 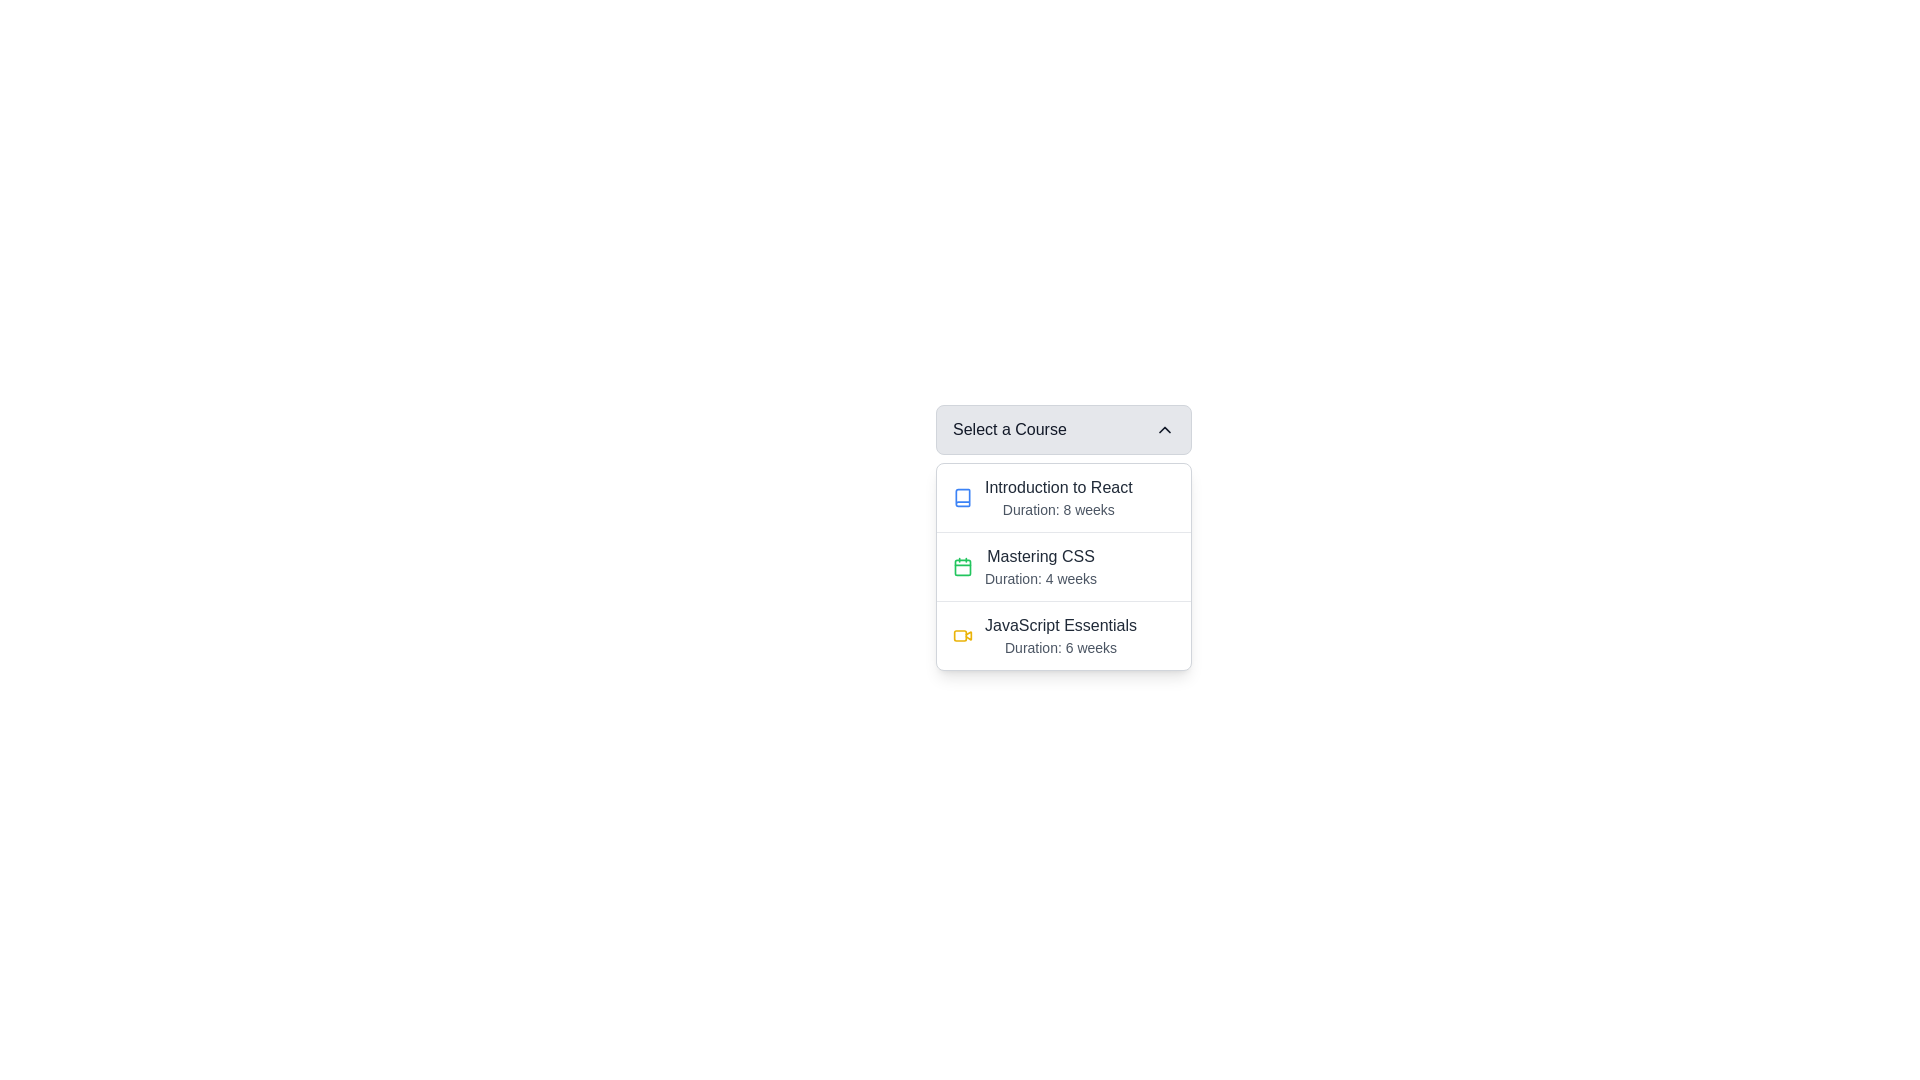 I want to click on the upward-pointing chevron icon, which is an SVG graphic with a gray stroke, located at the far right of the 'Select a Course' button, so click(x=1165, y=428).